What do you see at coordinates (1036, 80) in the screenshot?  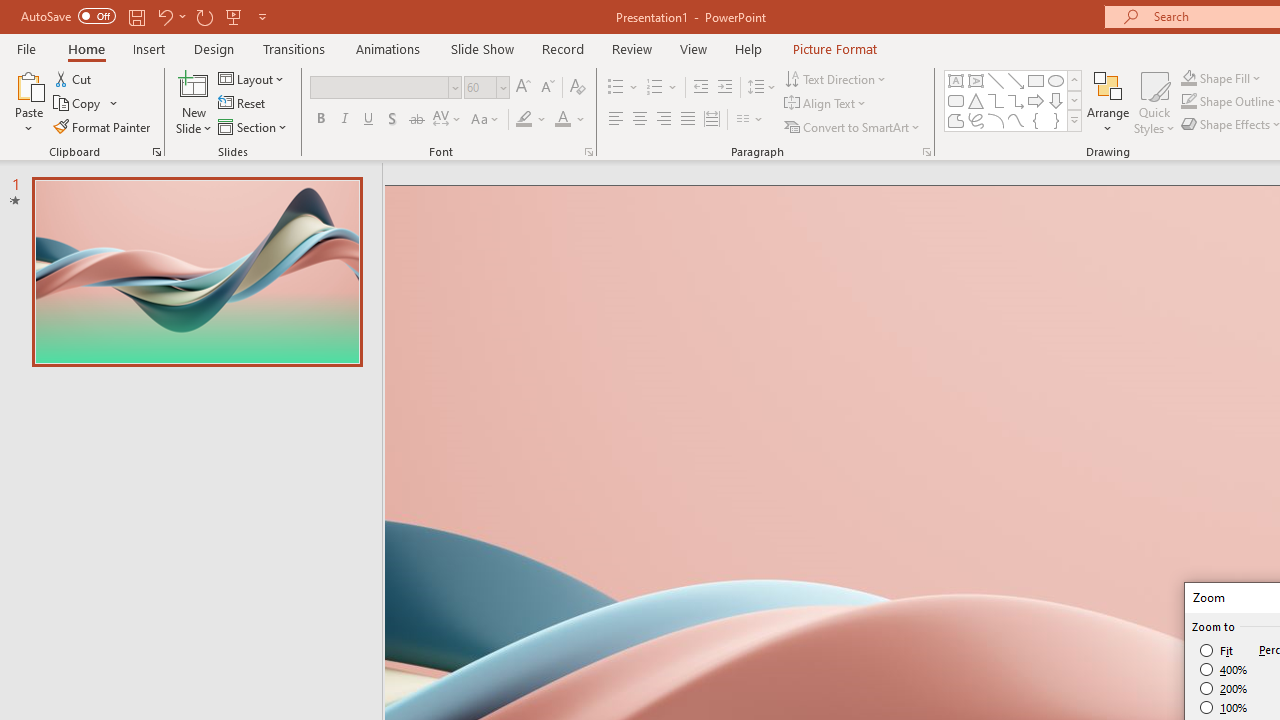 I see `'Rectangle'` at bounding box center [1036, 80].